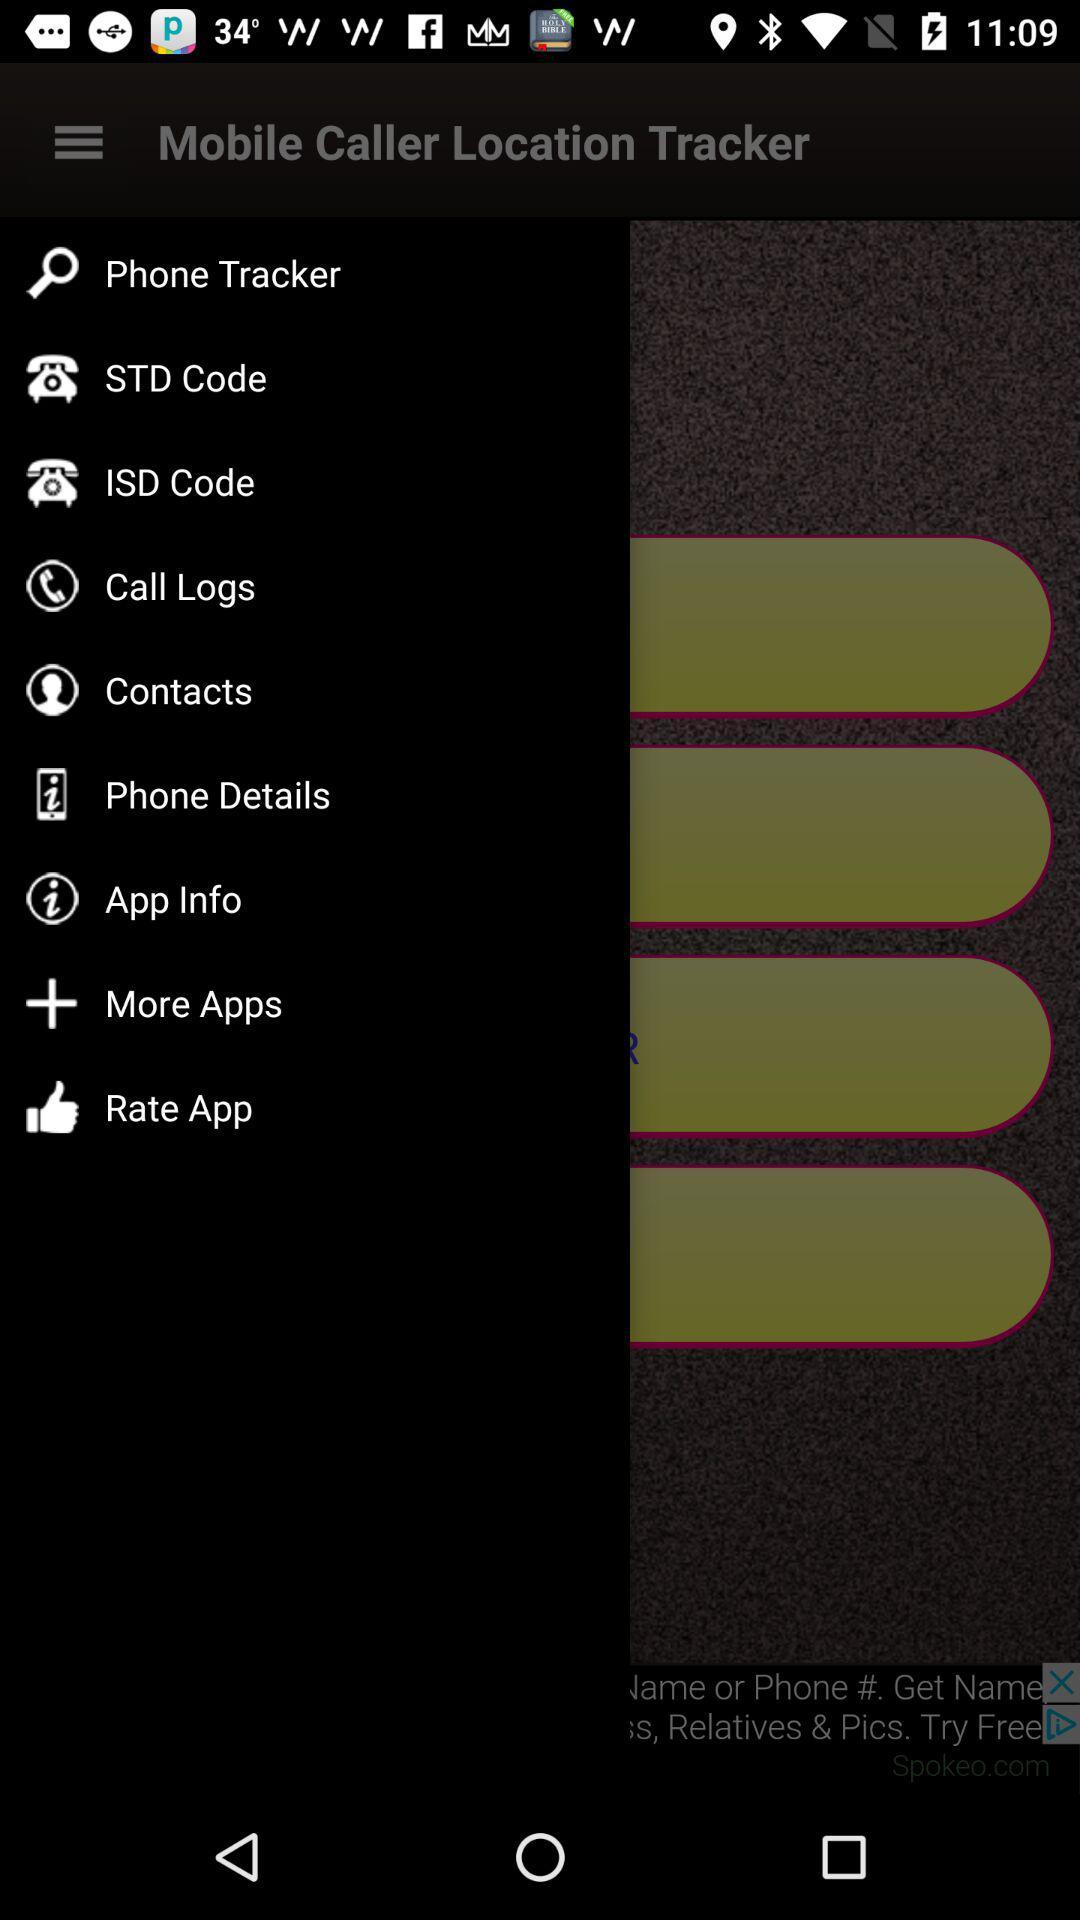  Describe the element at coordinates (51, 690) in the screenshot. I see `icon left to contacts` at that location.